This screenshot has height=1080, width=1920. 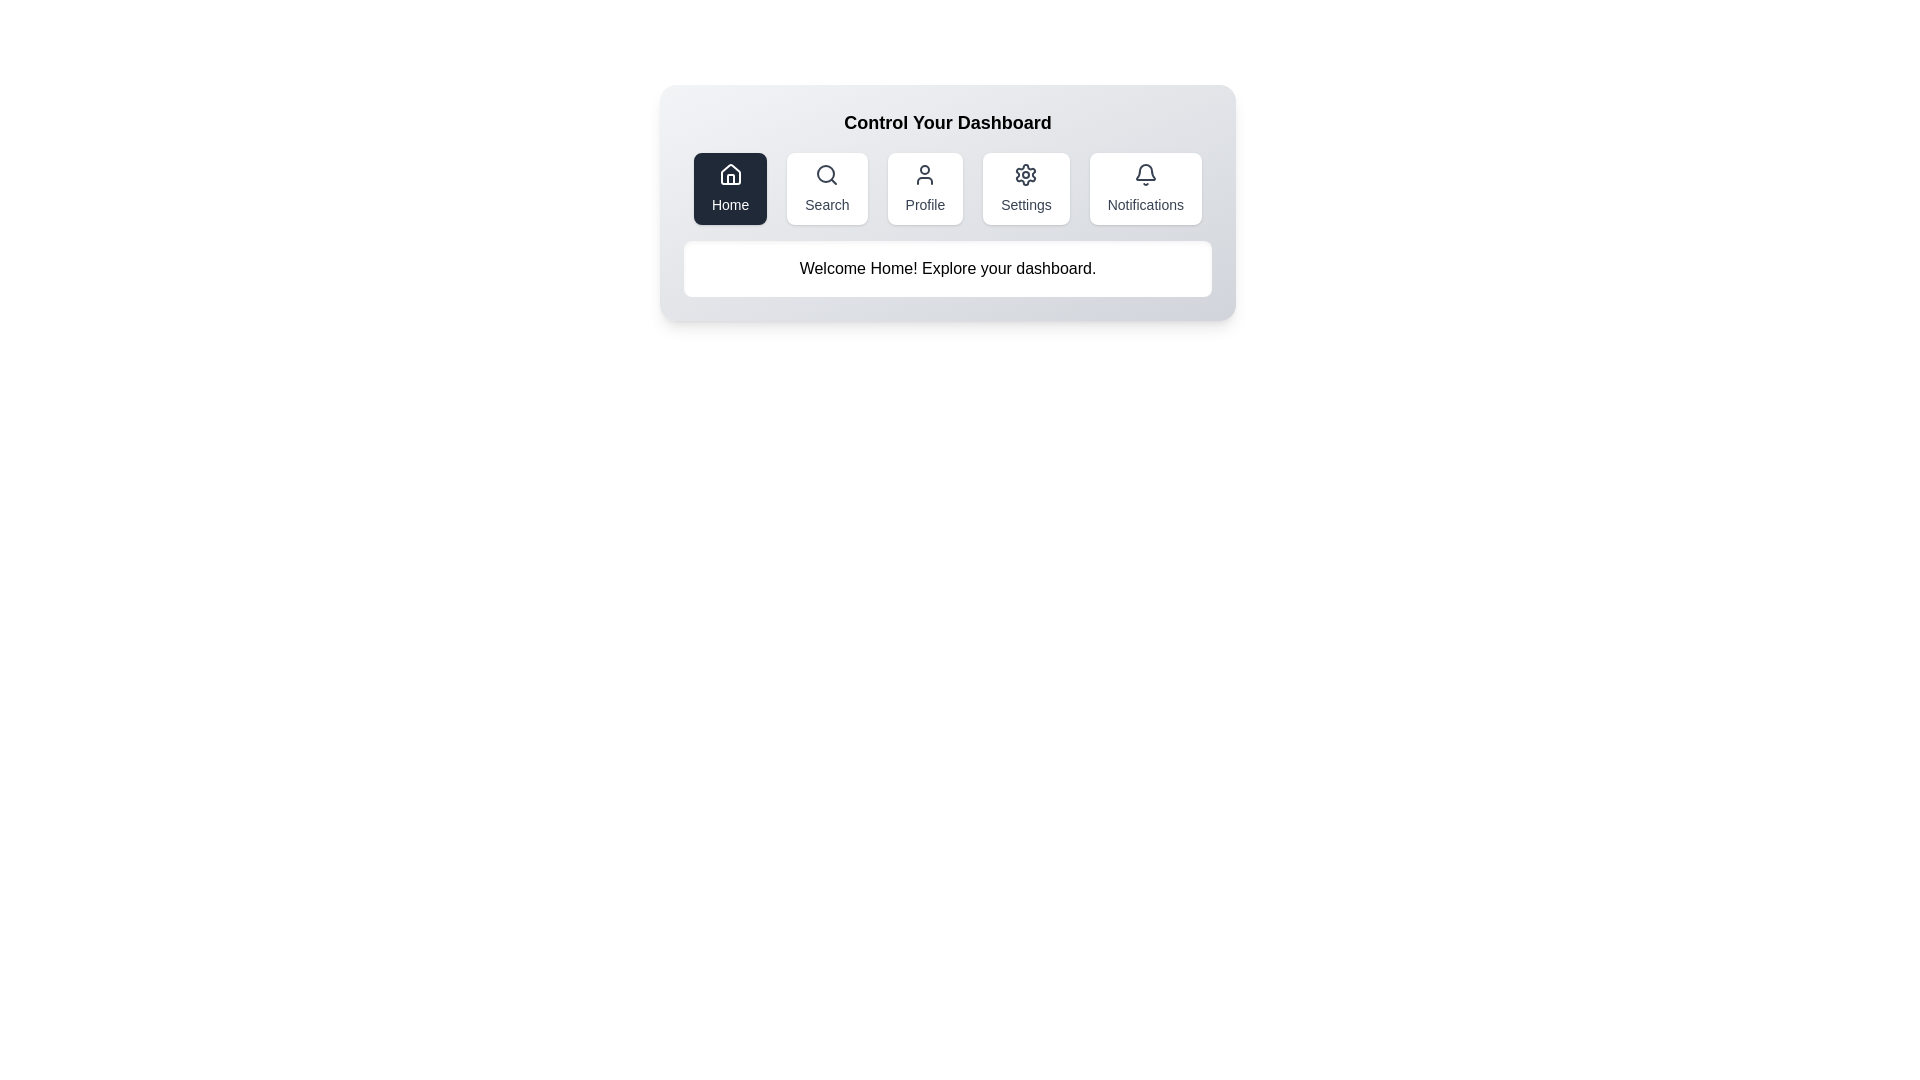 What do you see at coordinates (826, 172) in the screenshot?
I see `the circular search icon, which is the inner part of the magnifying glass icon located second from the left in the top menu` at bounding box center [826, 172].